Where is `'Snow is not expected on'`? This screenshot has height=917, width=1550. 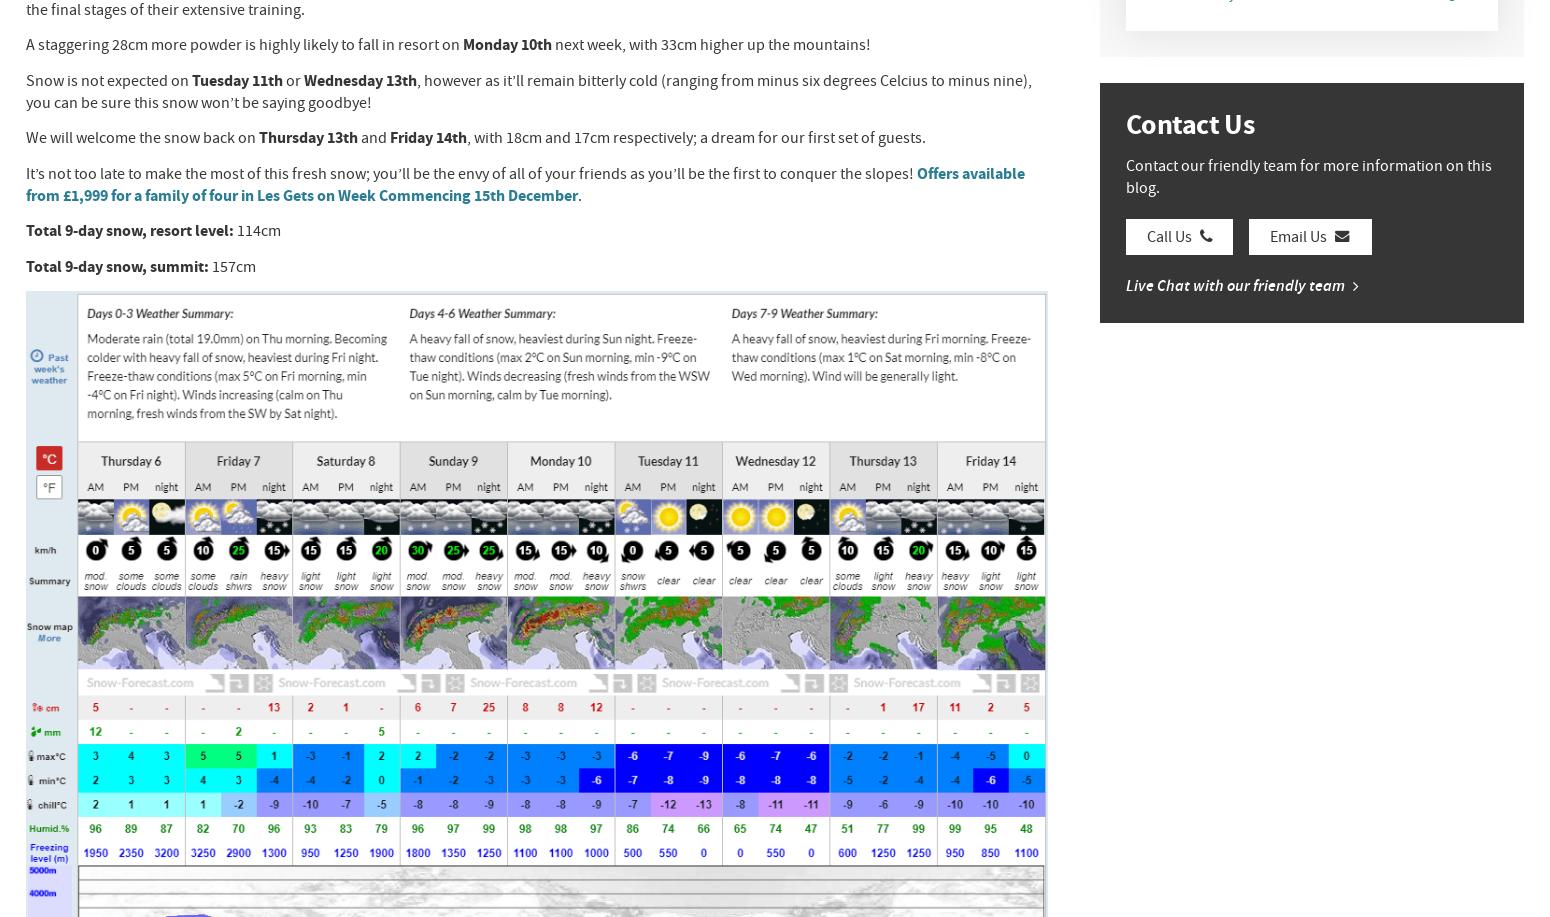 'Snow is not expected on' is located at coordinates (108, 78).